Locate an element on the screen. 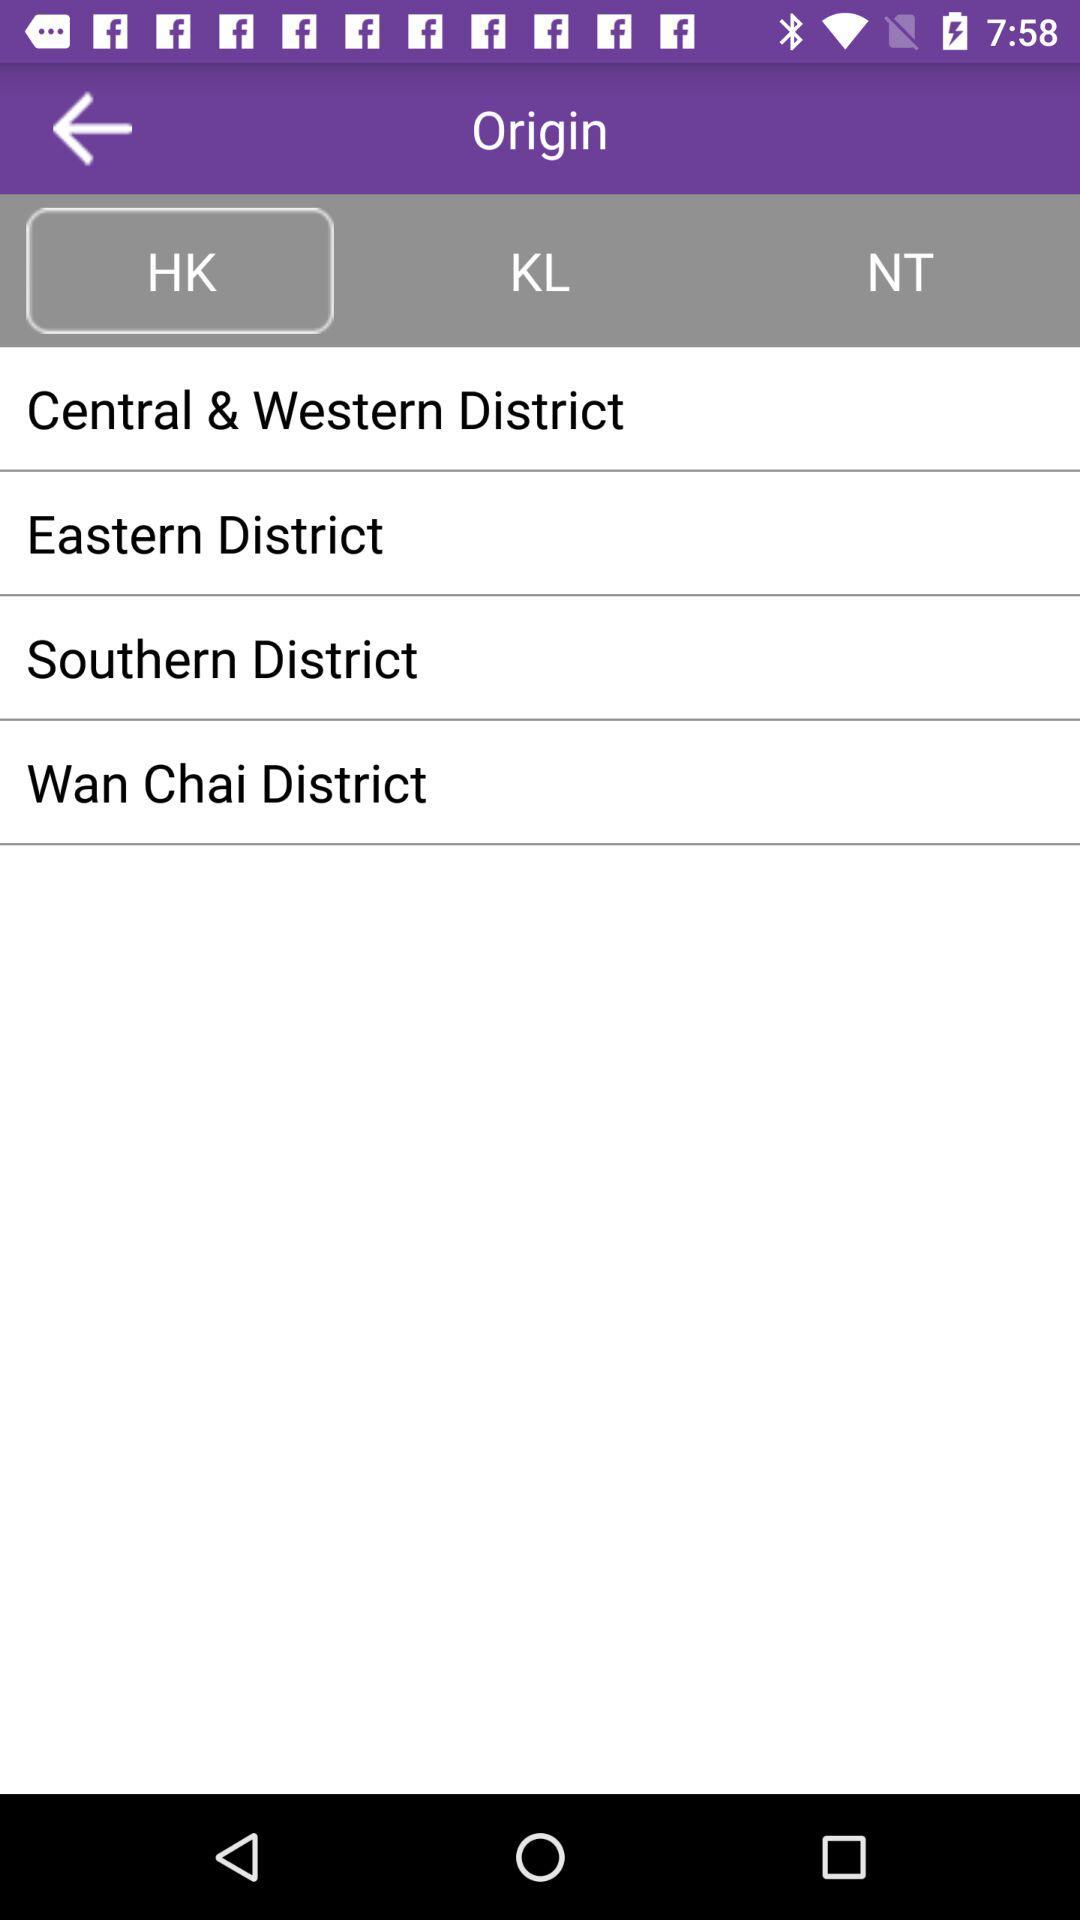 This screenshot has height=1920, width=1080. the kl item is located at coordinates (540, 269).